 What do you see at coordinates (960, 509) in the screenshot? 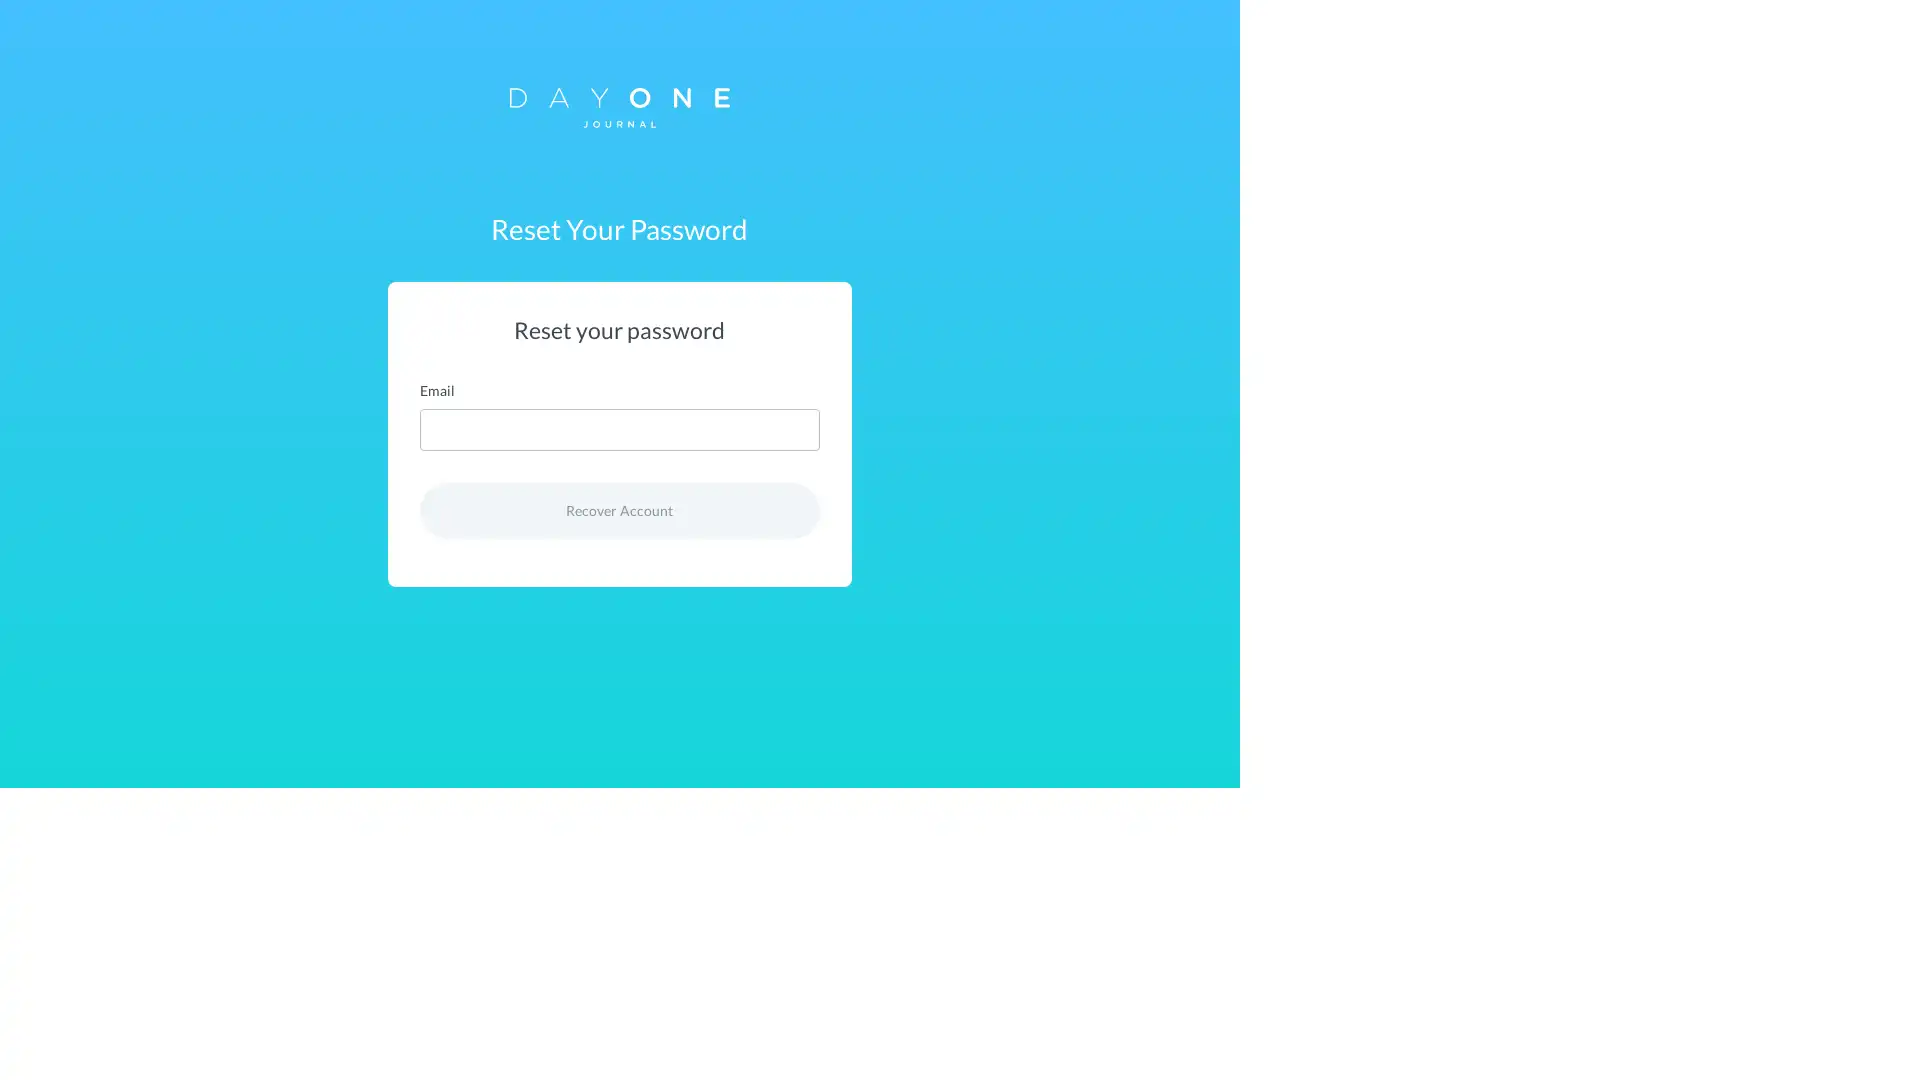
I see `Recover Account` at bounding box center [960, 509].